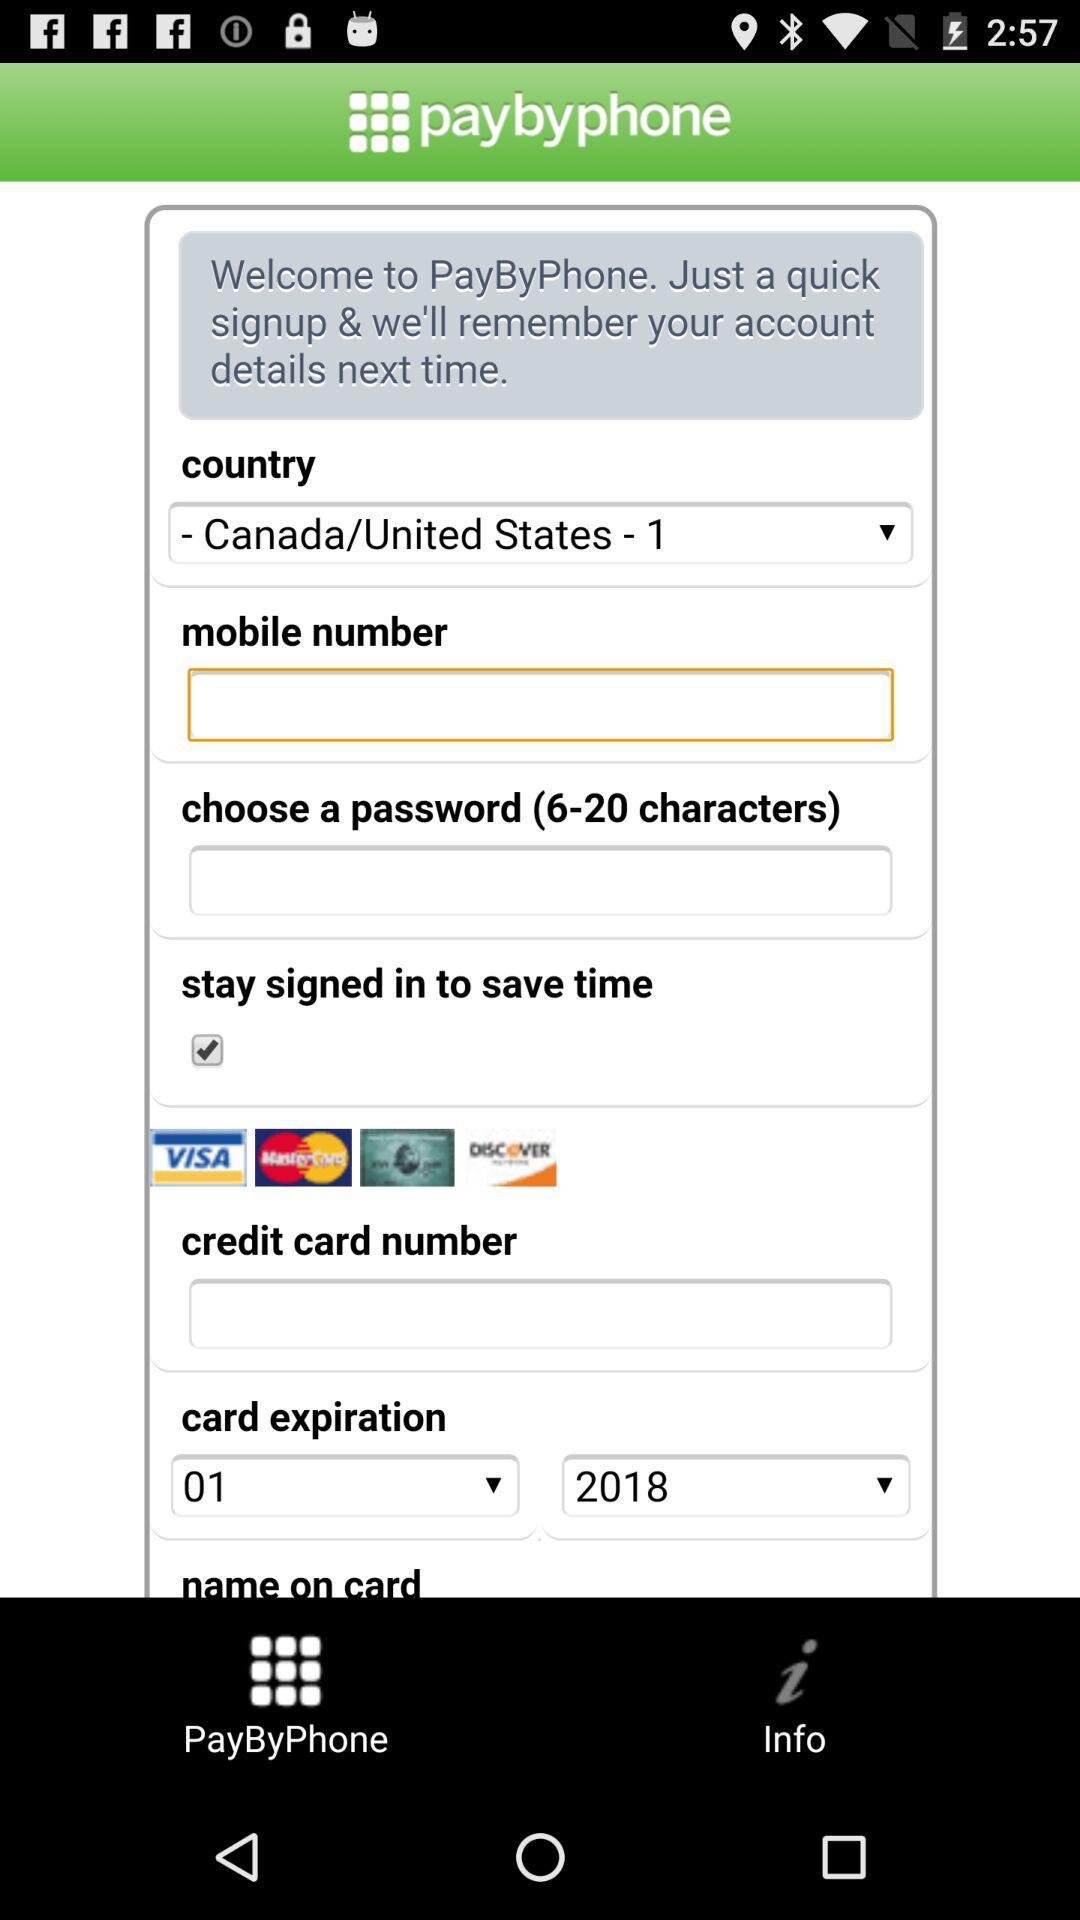 This screenshot has height=1920, width=1080. What do you see at coordinates (540, 888) in the screenshot?
I see `off screen` at bounding box center [540, 888].